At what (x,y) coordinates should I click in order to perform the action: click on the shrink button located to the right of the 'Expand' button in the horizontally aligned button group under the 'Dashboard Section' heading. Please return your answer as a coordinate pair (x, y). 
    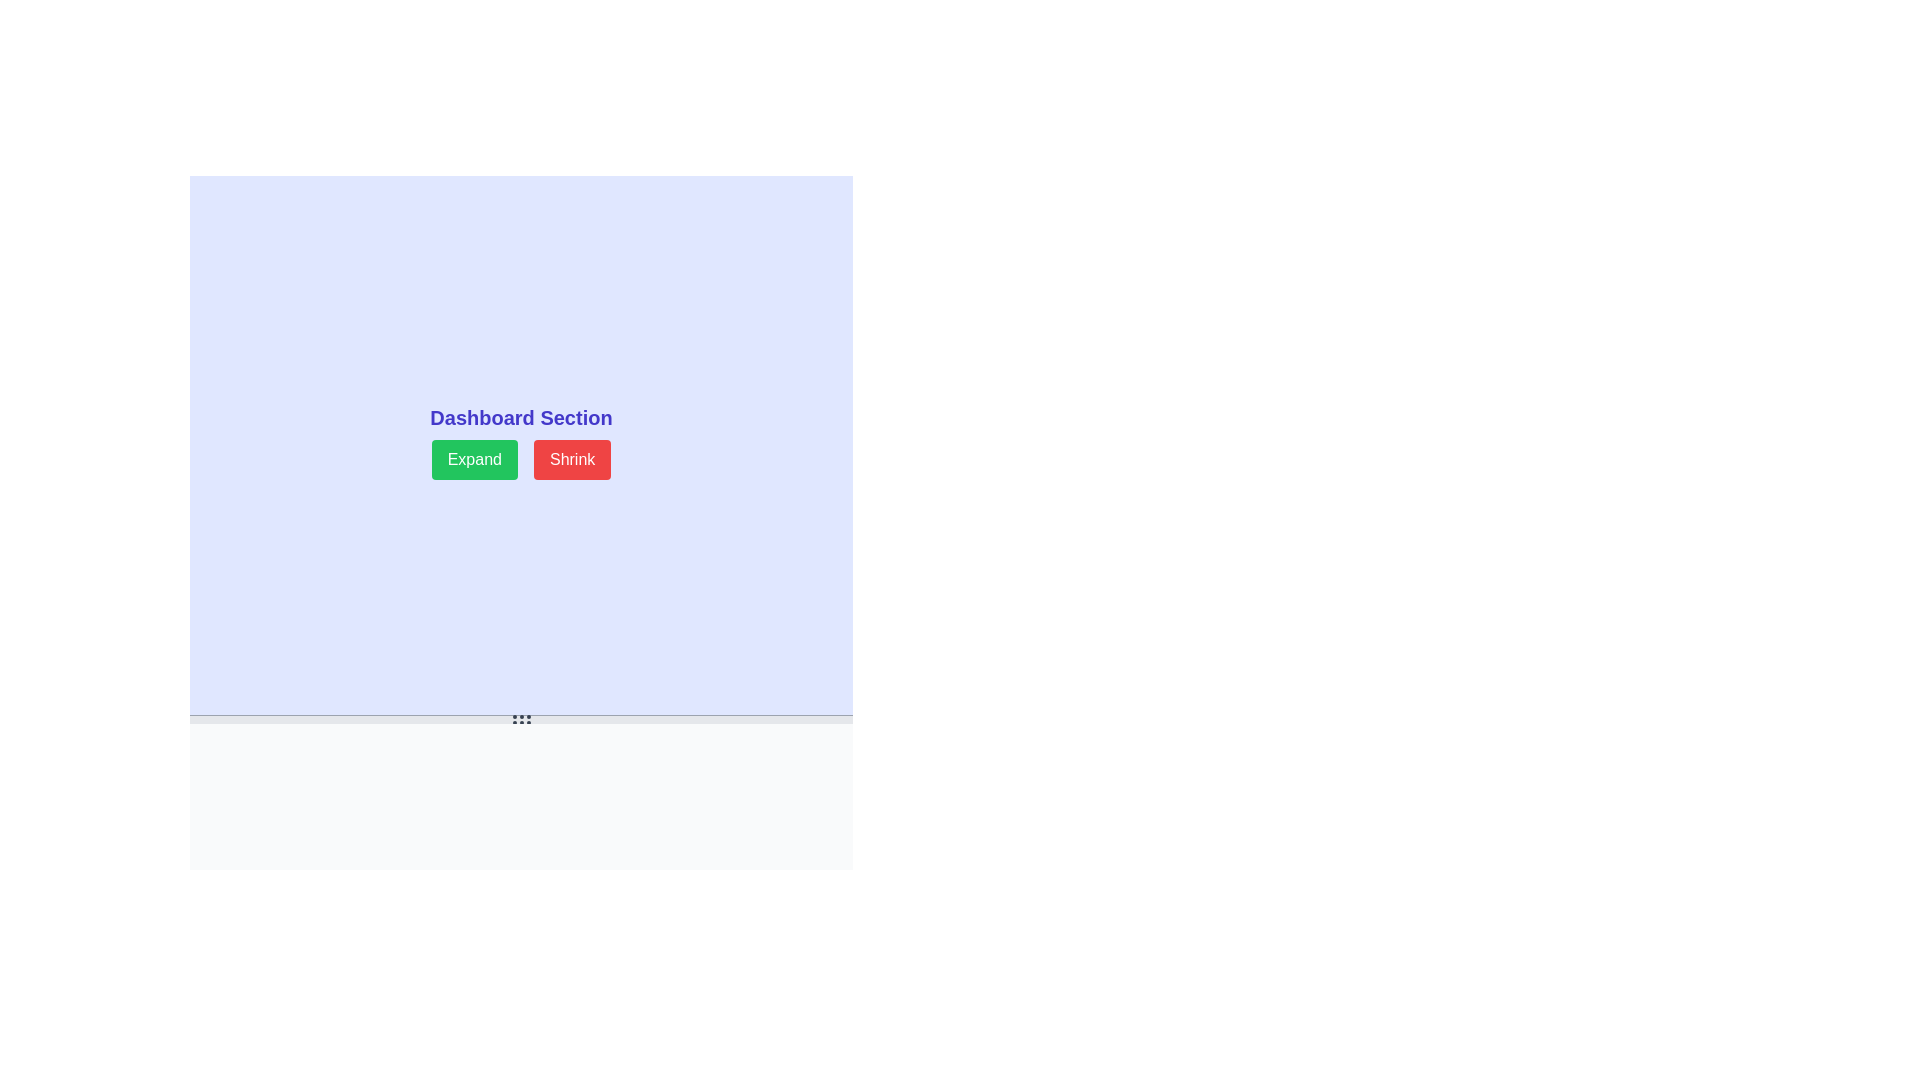
    Looking at the image, I should click on (571, 459).